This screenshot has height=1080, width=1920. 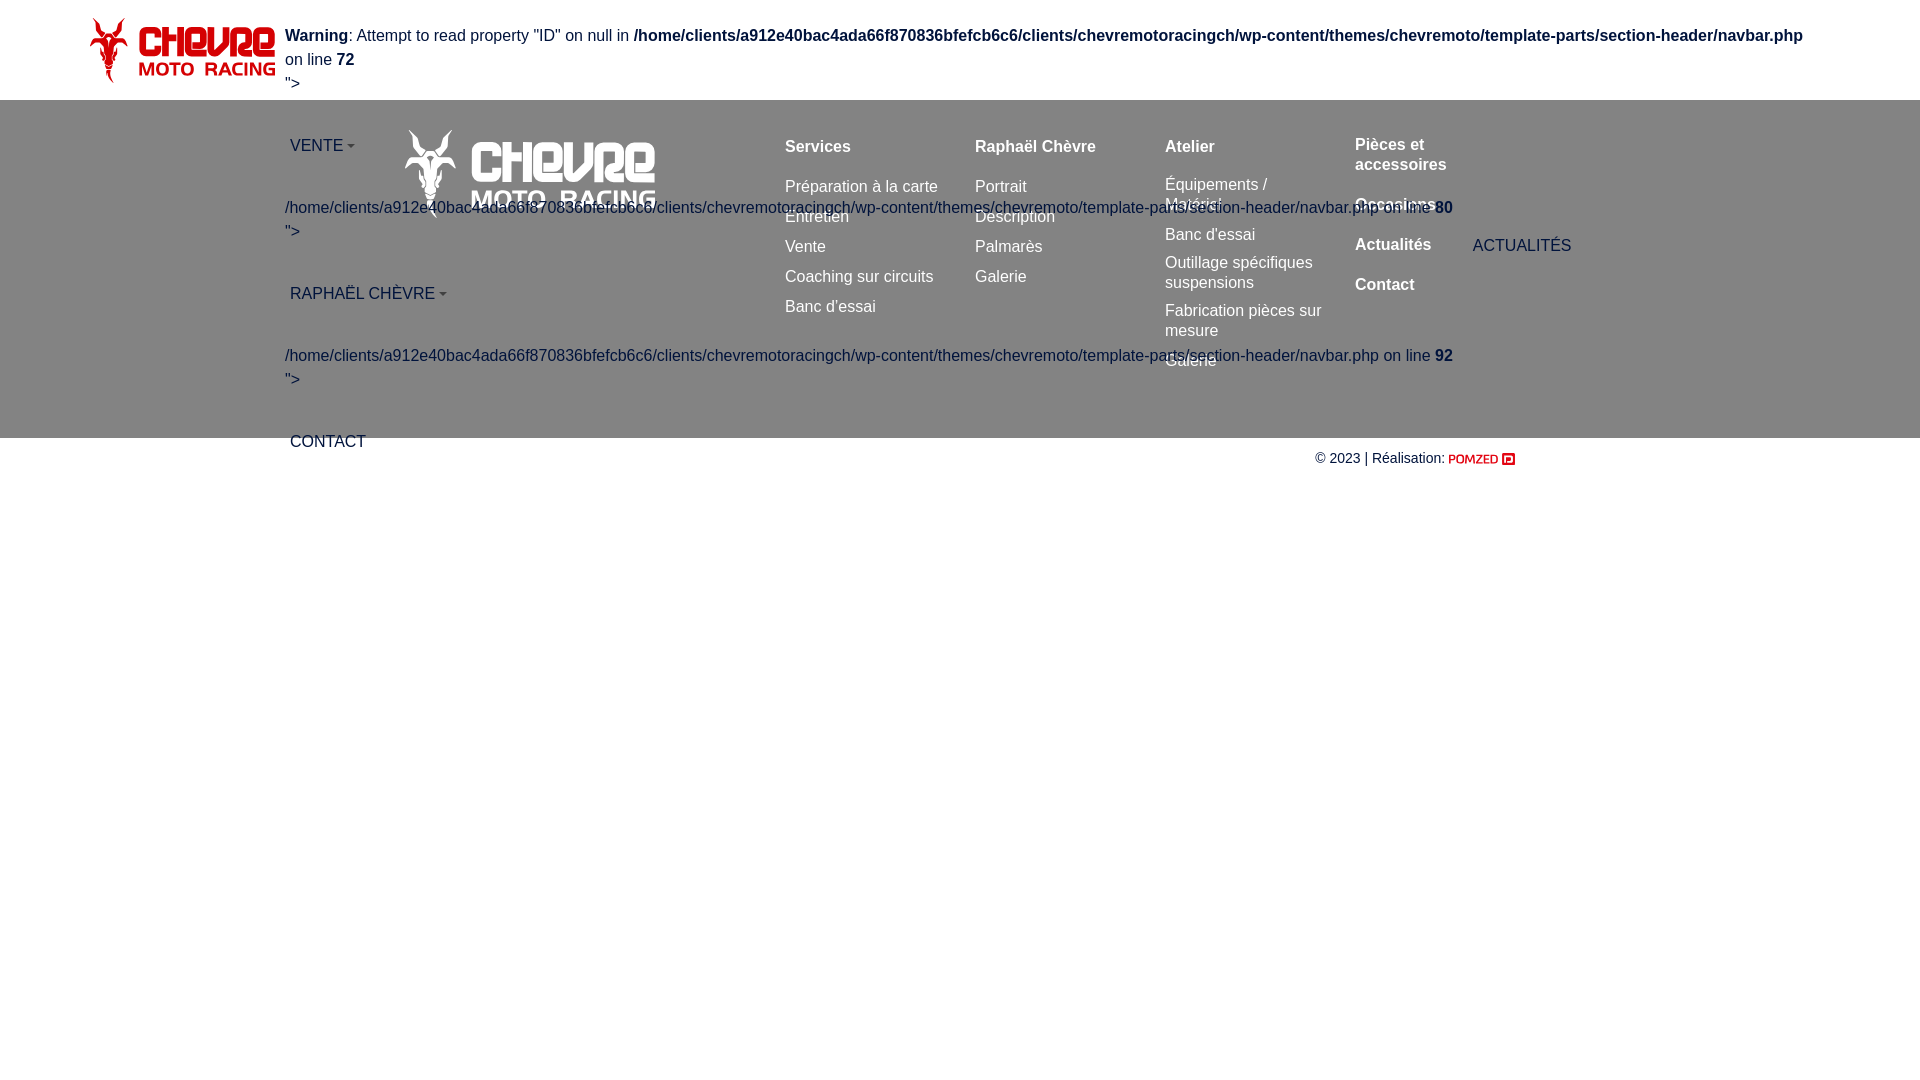 What do you see at coordinates (805, 245) in the screenshot?
I see `'Vente'` at bounding box center [805, 245].